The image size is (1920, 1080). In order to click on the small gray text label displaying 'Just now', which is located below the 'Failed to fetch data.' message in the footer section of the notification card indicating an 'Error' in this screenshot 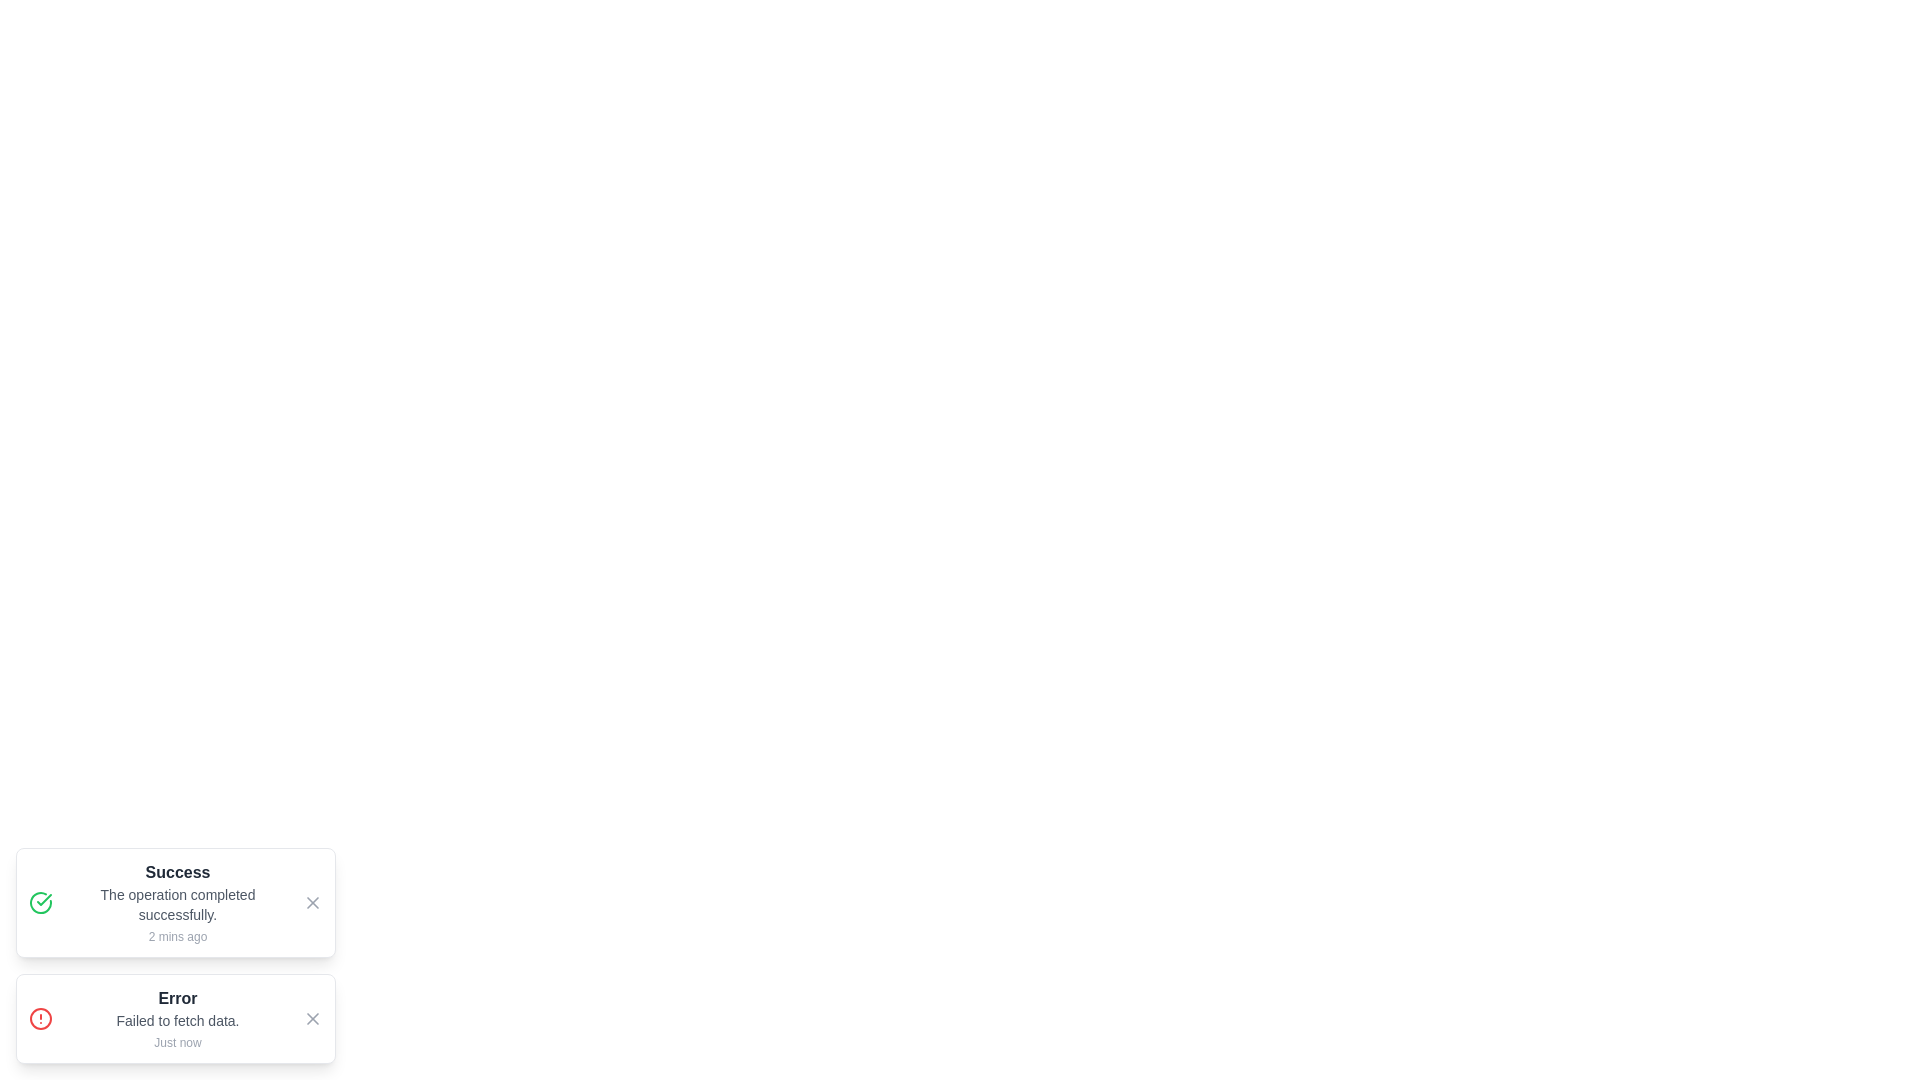, I will do `click(177, 1041)`.